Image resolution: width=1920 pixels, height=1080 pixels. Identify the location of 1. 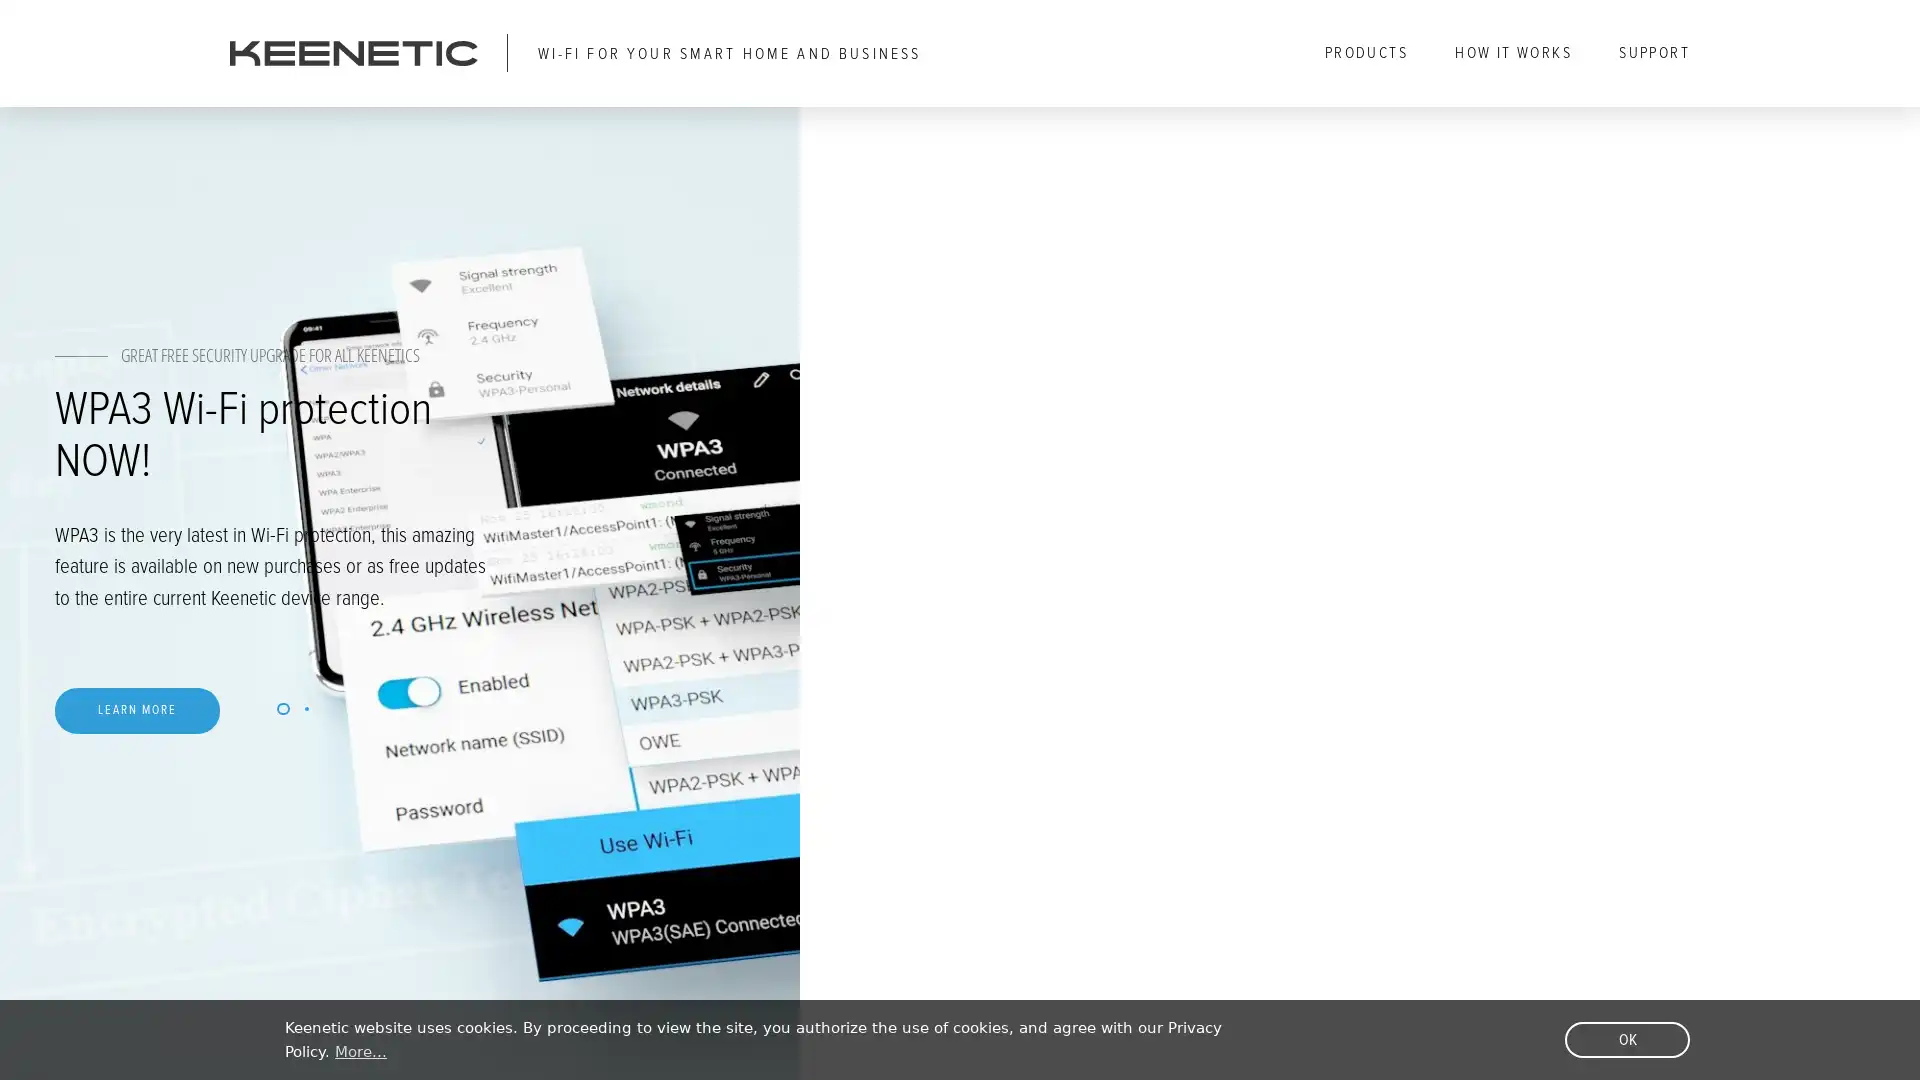
(594, 753).